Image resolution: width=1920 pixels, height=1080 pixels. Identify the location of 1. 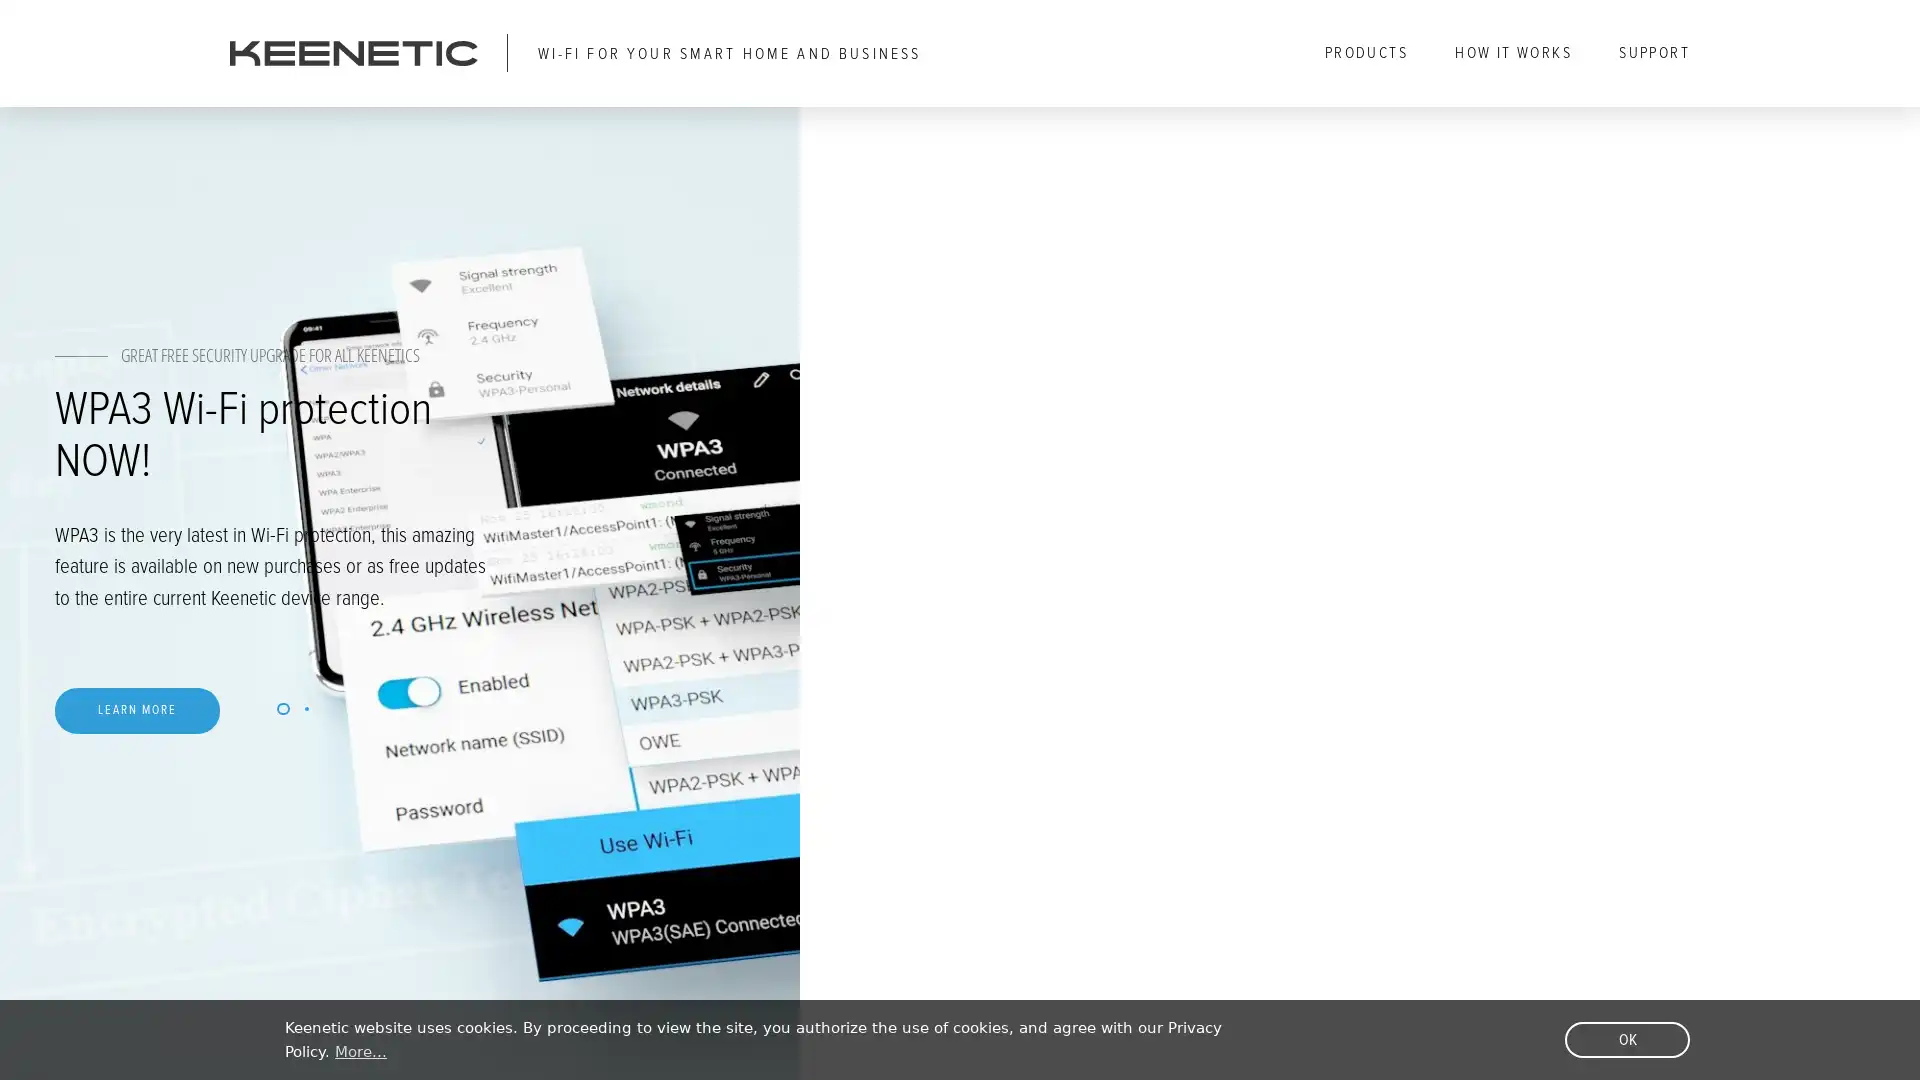
(594, 753).